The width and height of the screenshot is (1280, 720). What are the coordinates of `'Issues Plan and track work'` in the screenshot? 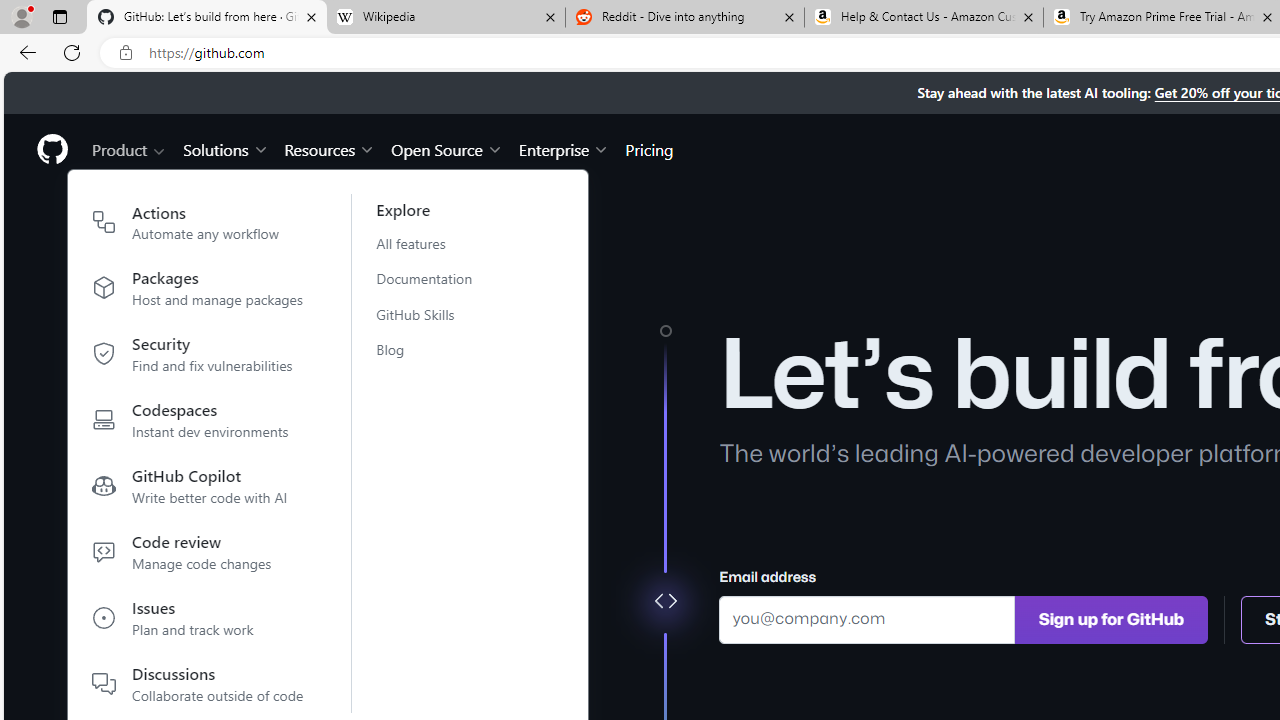 It's located at (198, 621).